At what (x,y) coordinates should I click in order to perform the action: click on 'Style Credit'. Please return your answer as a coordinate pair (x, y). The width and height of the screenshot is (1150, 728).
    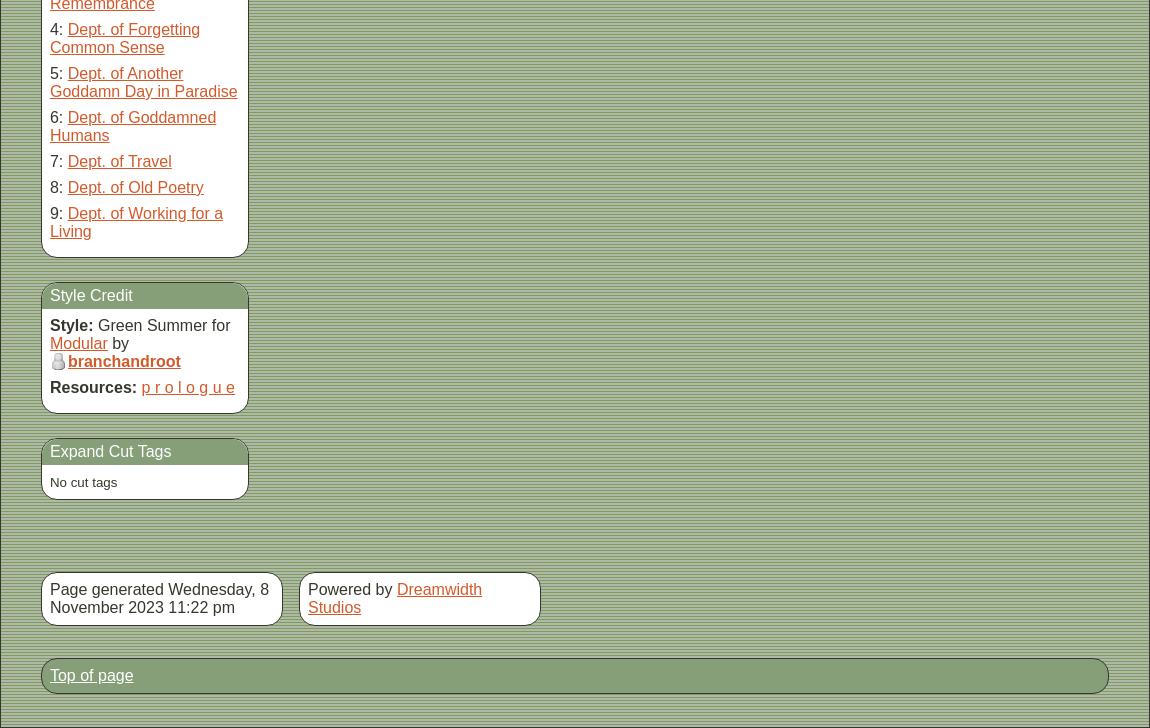
    Looking at the image, I should click on (89, 295).